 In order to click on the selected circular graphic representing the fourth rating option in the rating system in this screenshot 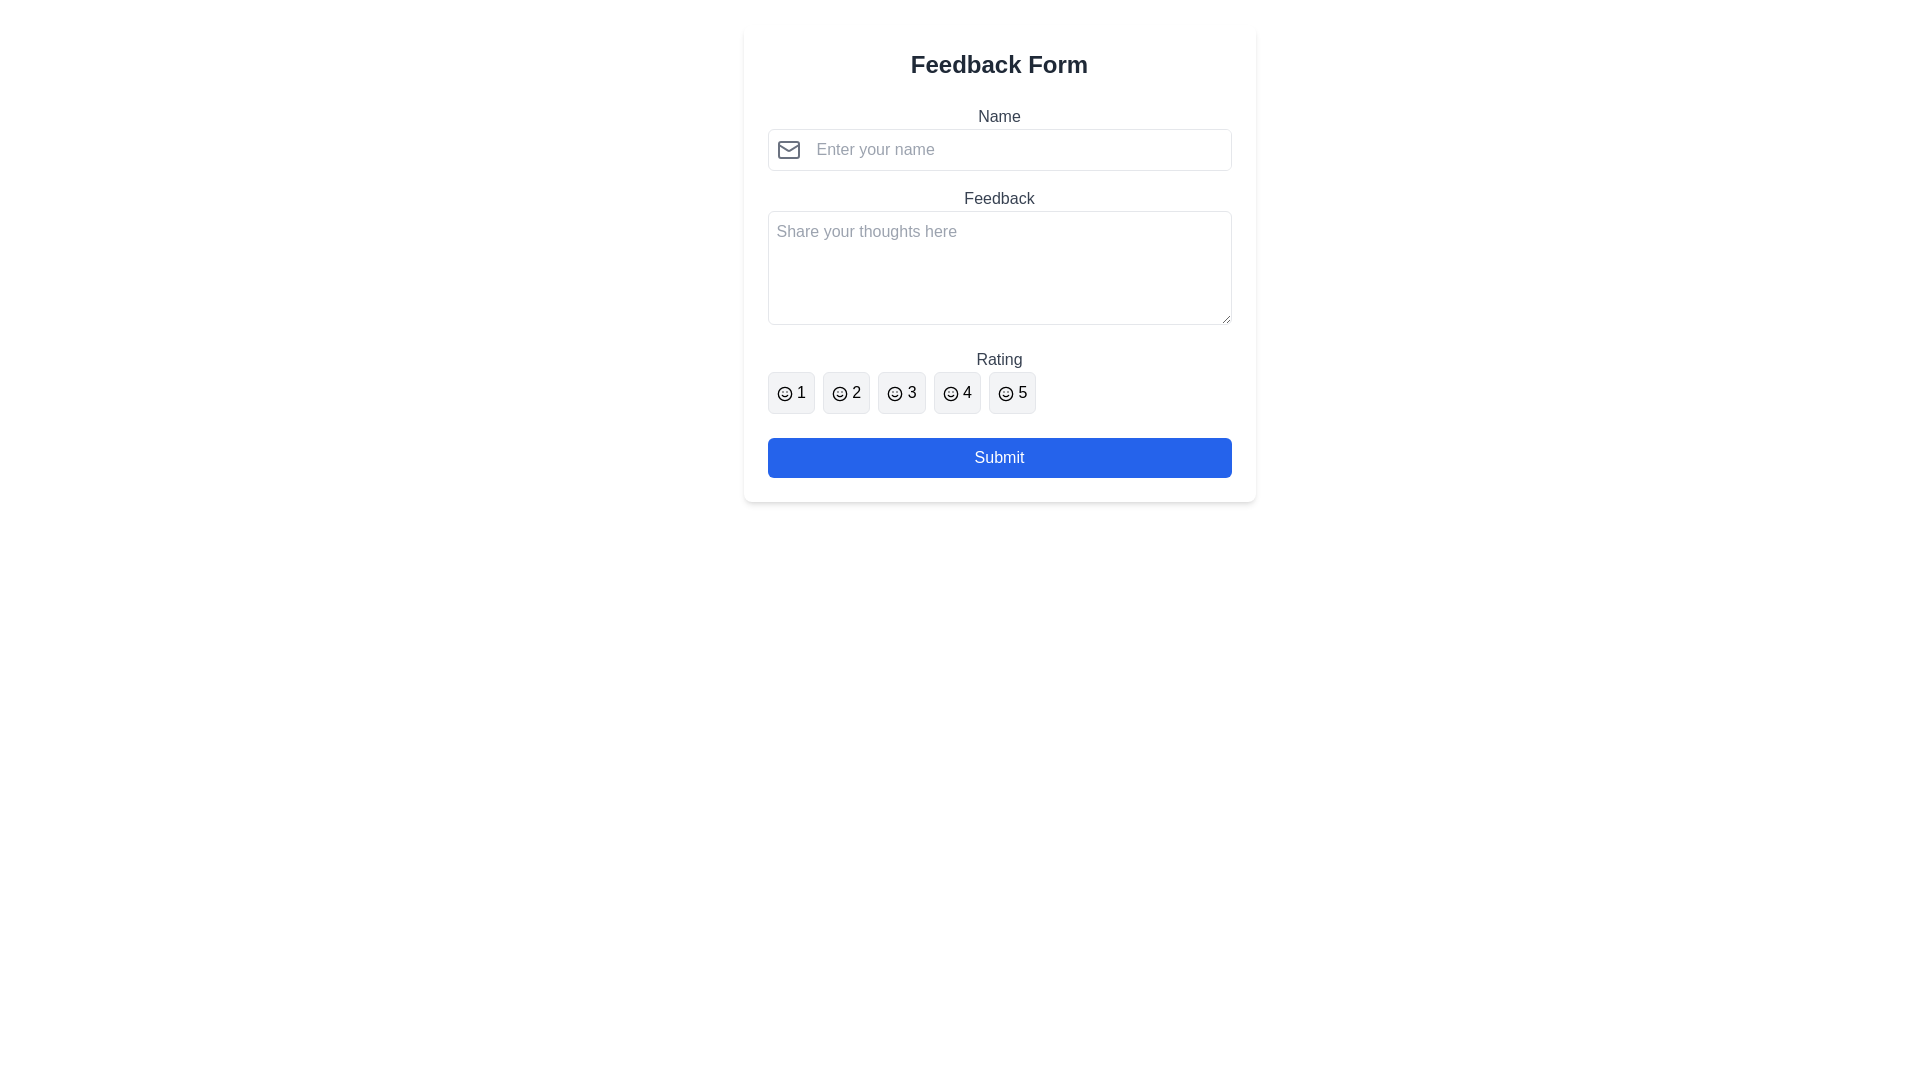, I will do `click(949, 393)`.